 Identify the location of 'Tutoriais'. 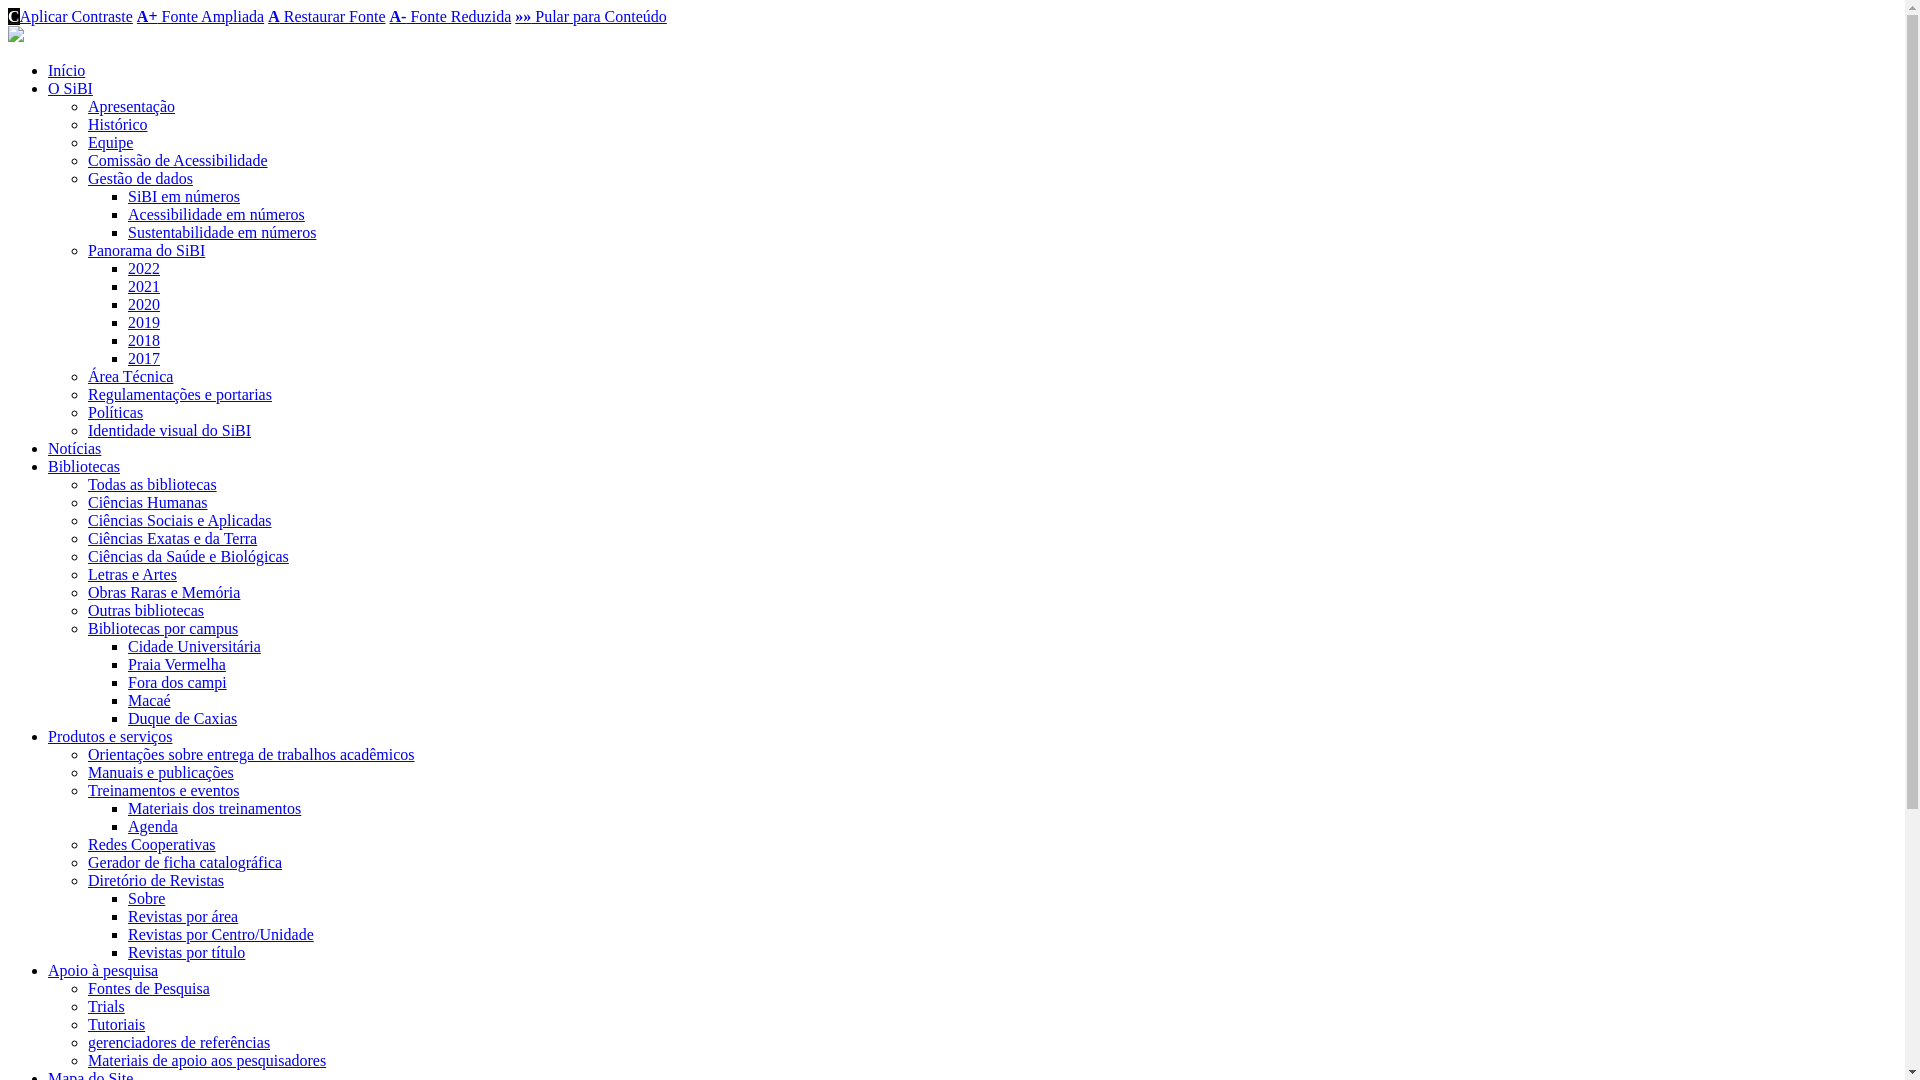
(86, 1024).